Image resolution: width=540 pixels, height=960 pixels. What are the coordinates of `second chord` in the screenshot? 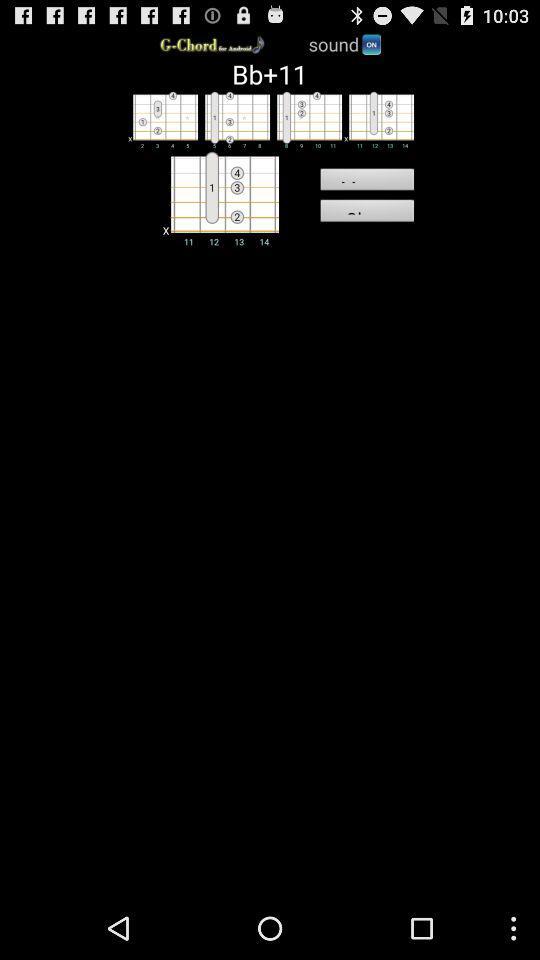 It's located at (232, 119).